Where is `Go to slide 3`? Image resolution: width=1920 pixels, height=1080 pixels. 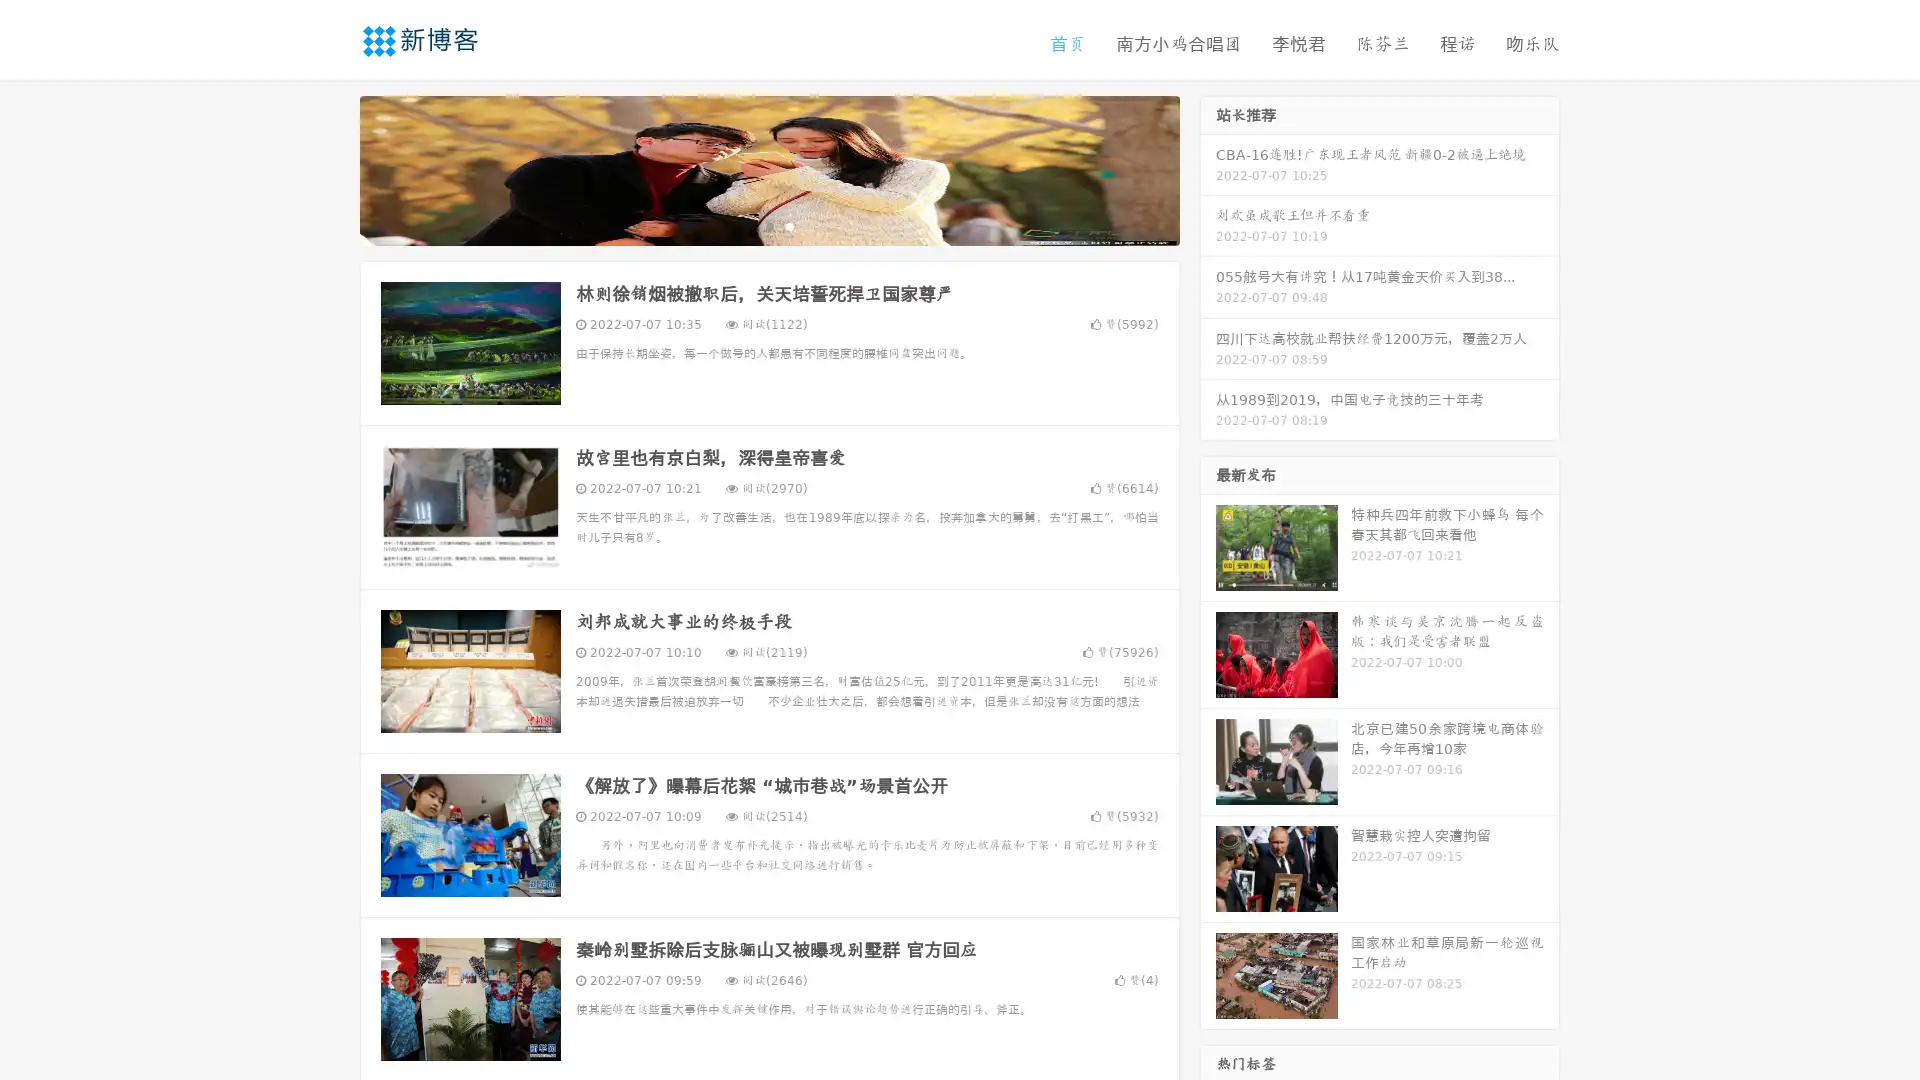
Go to slide 3 is located at coordinates (789, 225).